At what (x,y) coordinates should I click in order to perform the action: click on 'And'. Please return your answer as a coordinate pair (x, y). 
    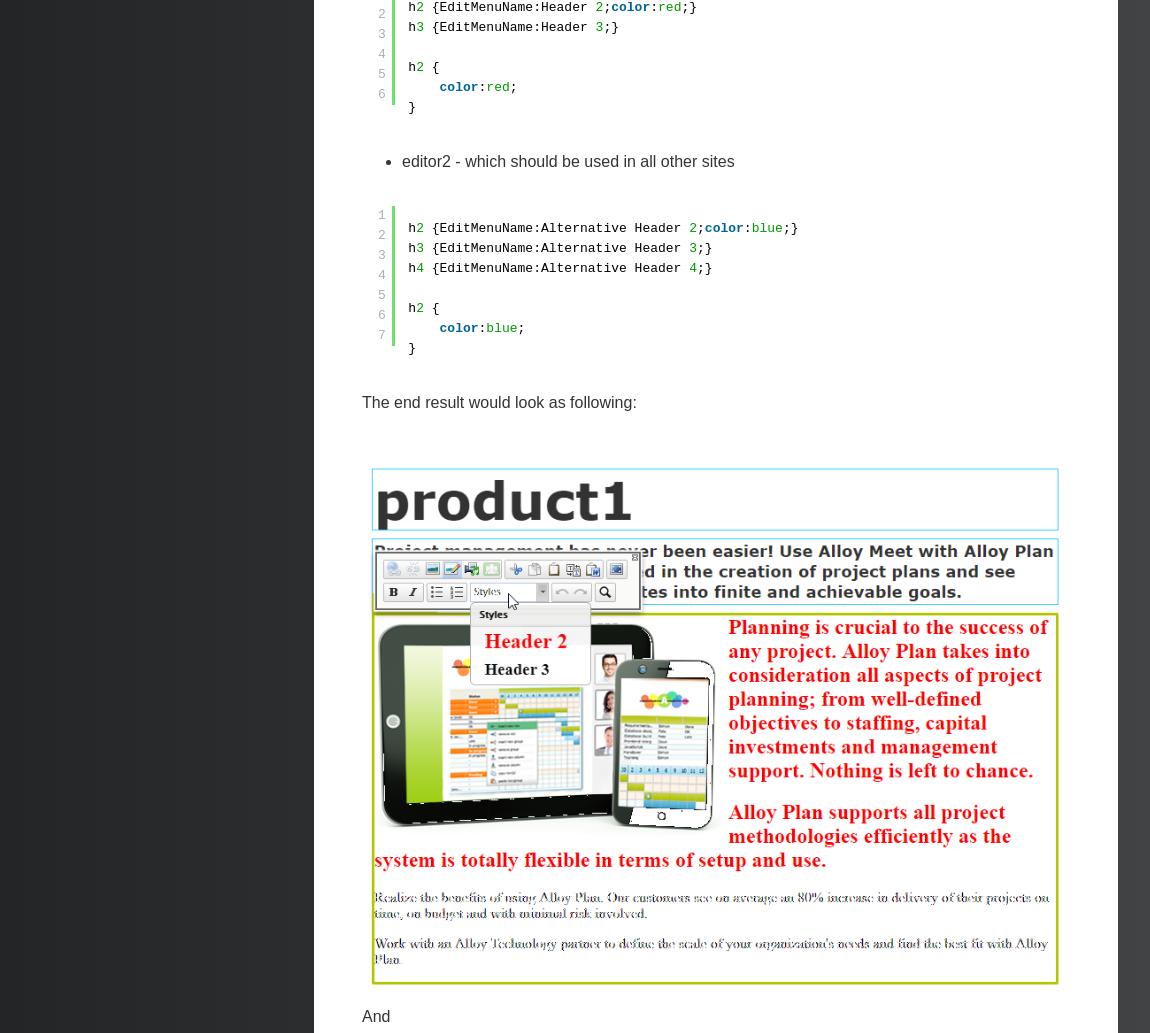
    Looking at the image, I should click on (362, 1014).